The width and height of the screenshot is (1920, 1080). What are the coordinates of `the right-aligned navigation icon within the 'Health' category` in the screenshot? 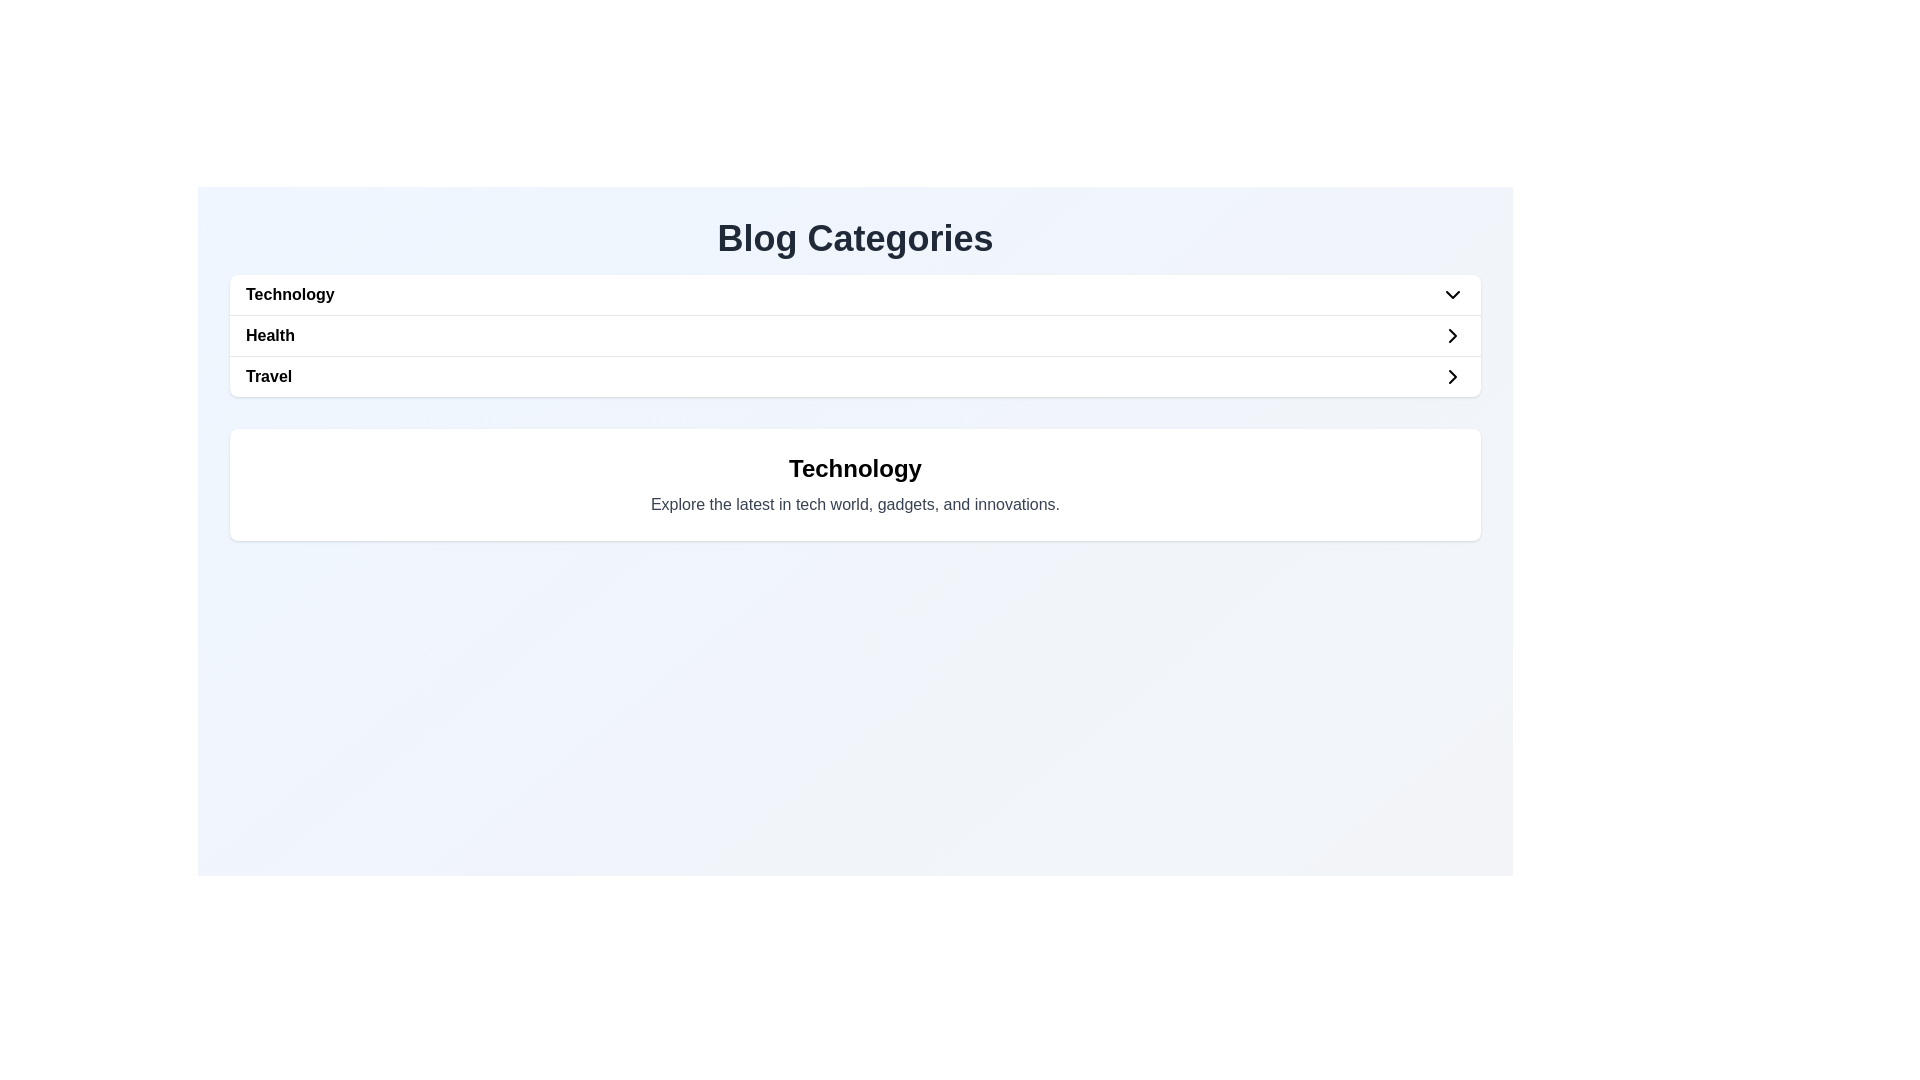 It's located at (1453, 334).